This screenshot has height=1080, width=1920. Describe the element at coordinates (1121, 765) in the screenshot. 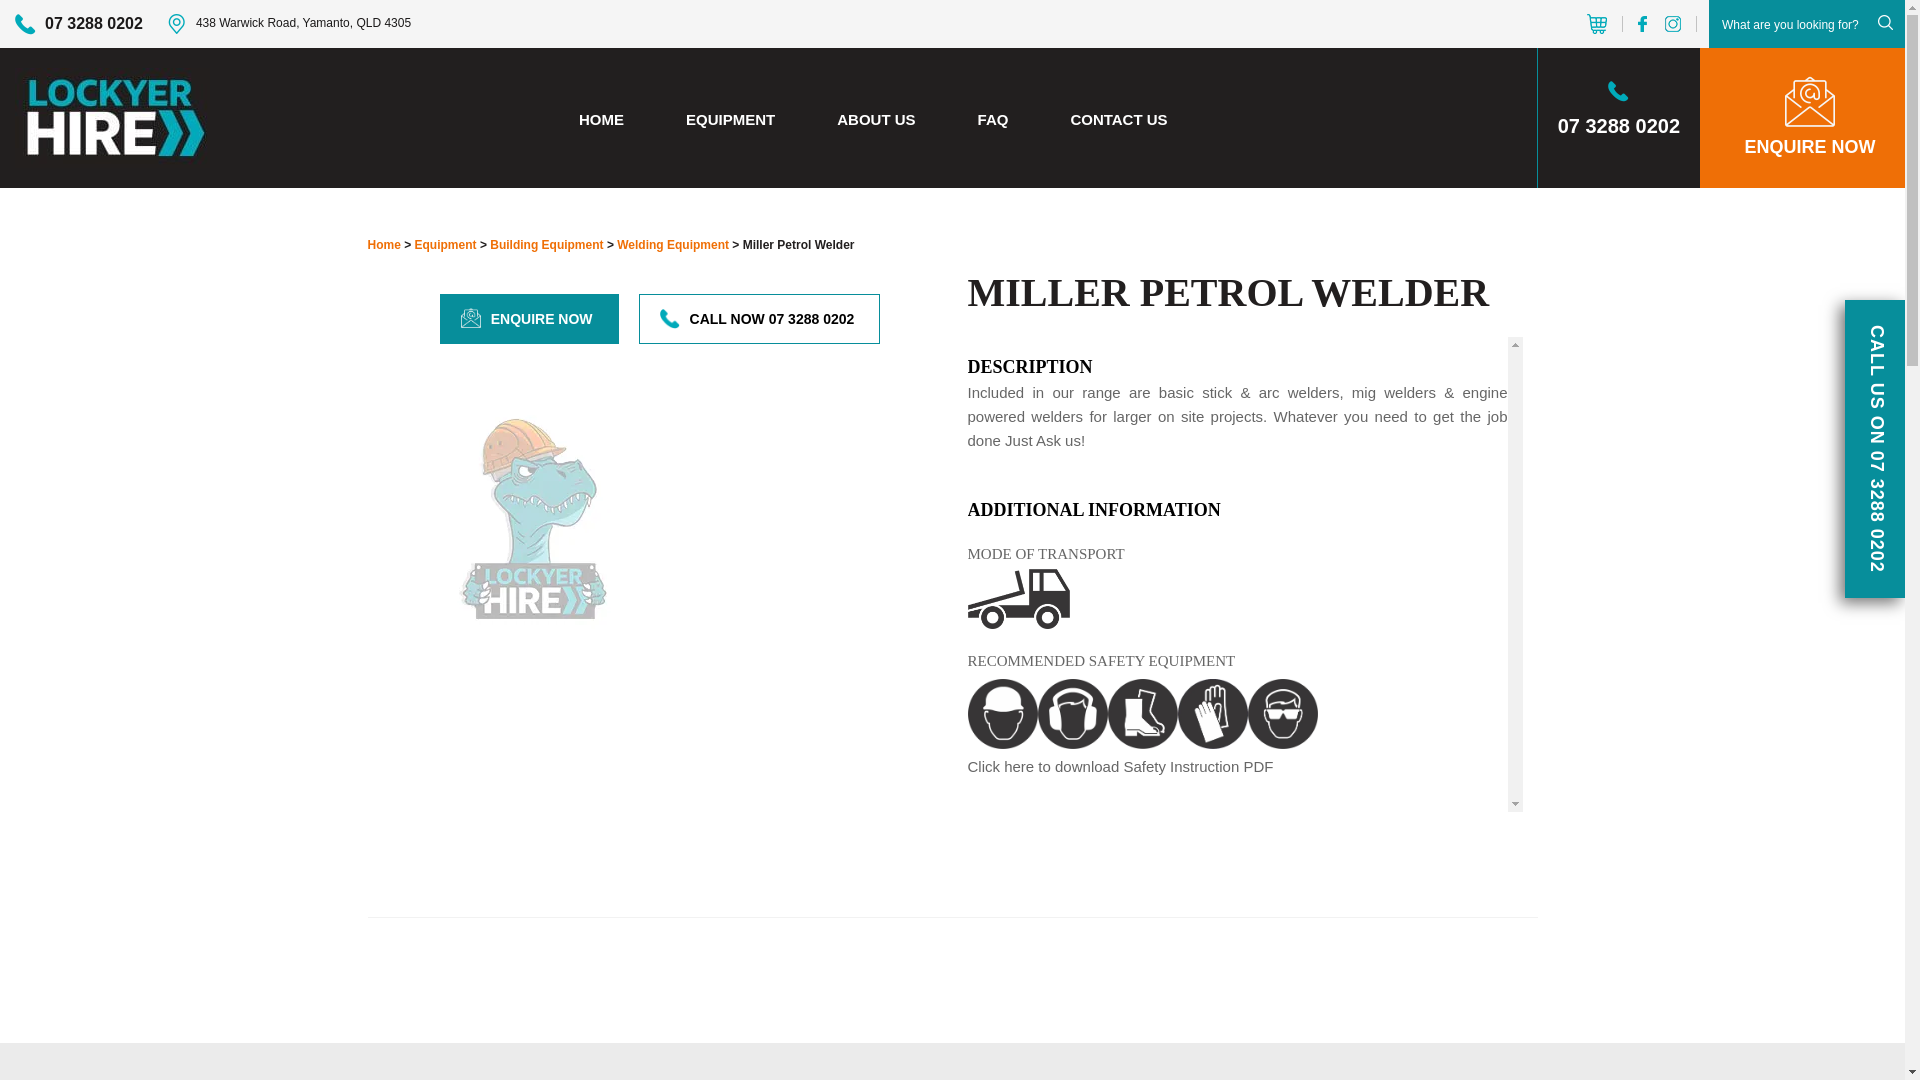

I see `'Click here to download Safety Instruction PDF'` at that location.